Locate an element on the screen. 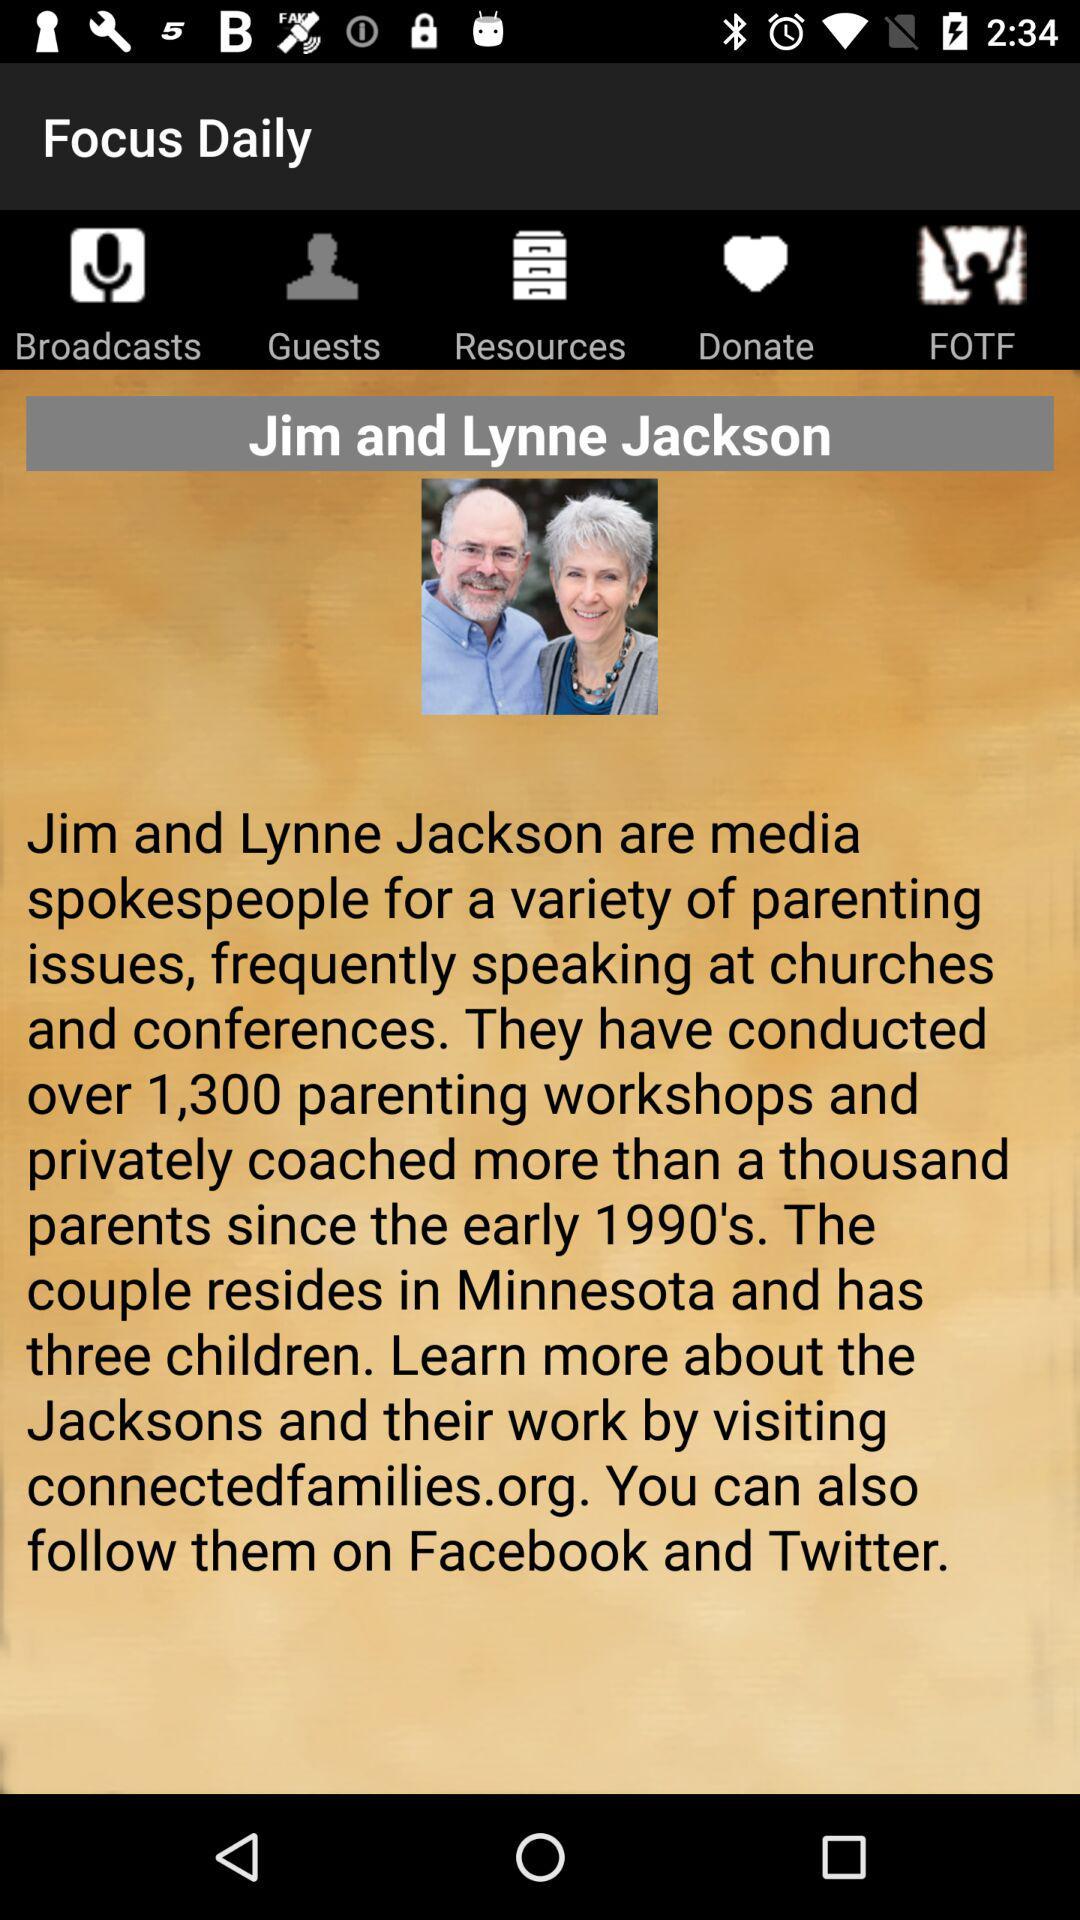 This screenshot has width=1080, height=1920. the icon below jim and lynne is located at coordinates (538, 627).